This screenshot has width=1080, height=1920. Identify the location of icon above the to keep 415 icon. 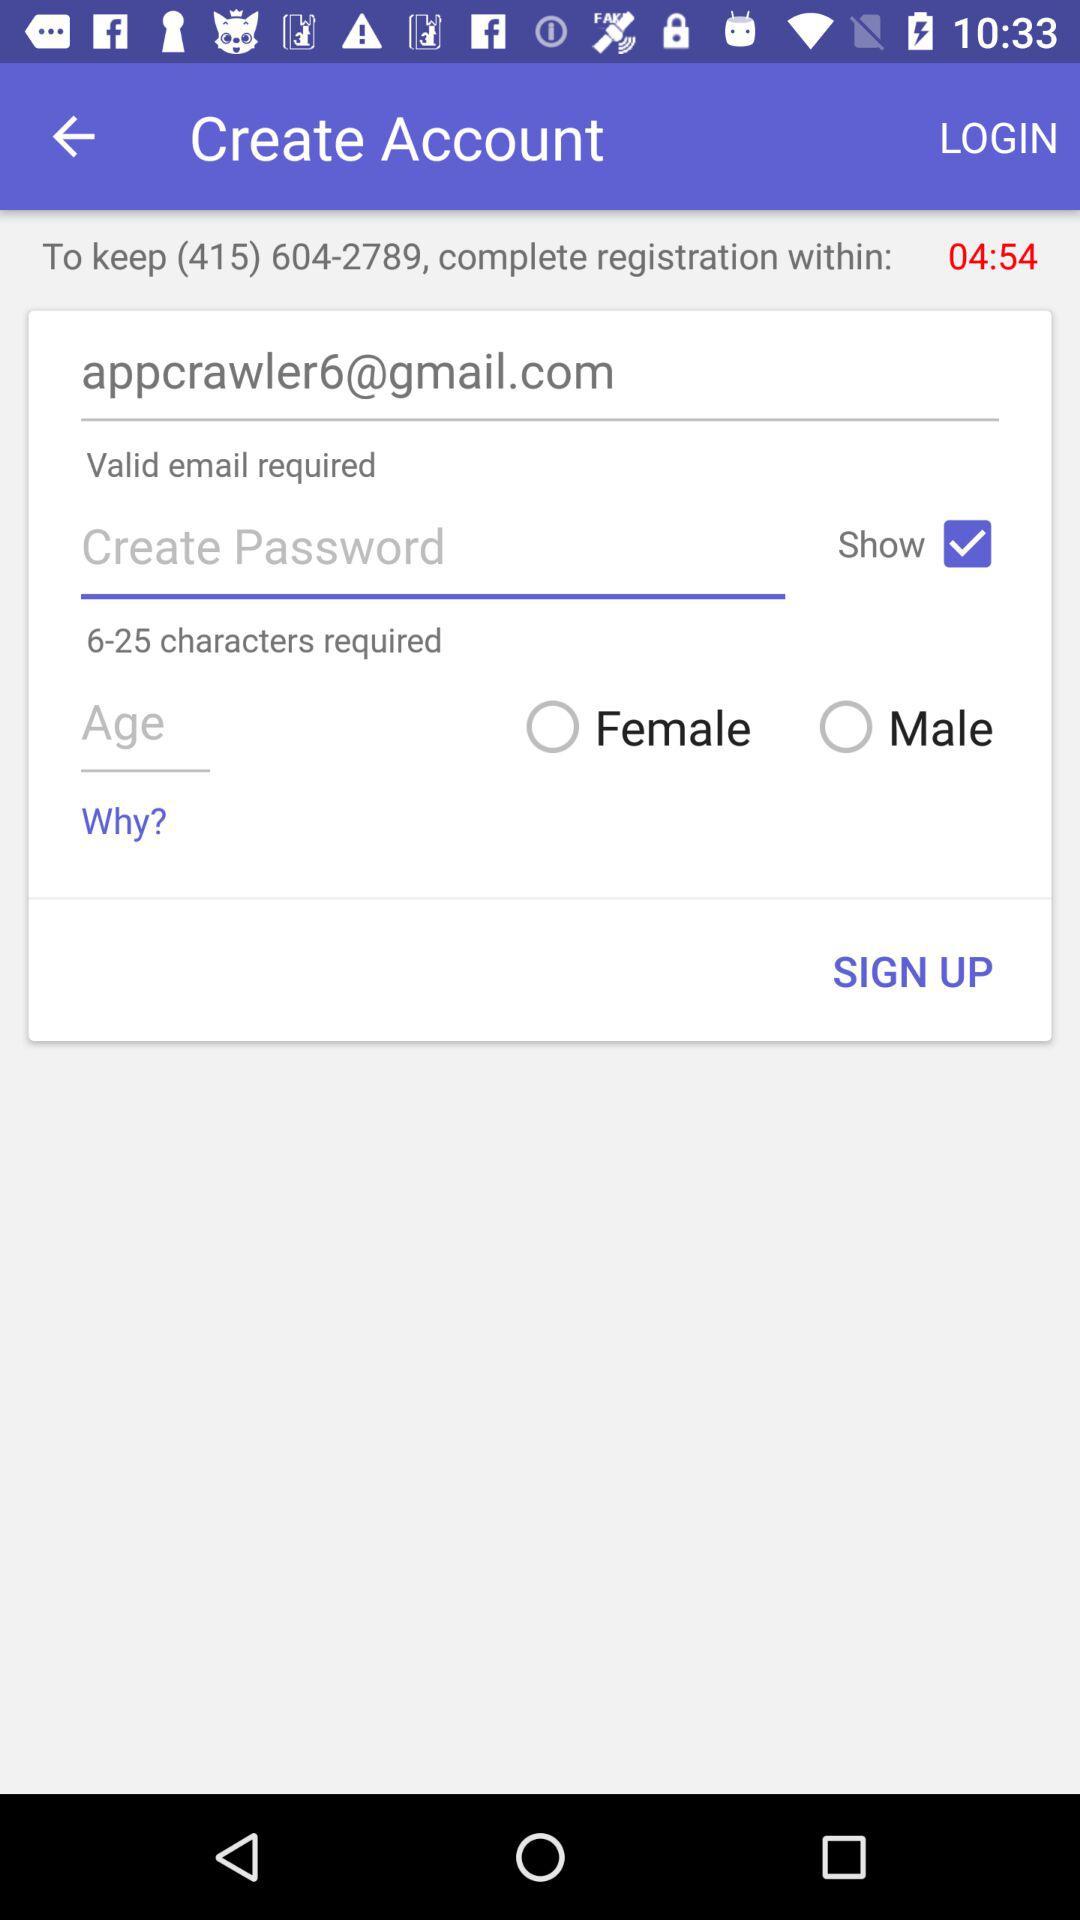
(72, 135).